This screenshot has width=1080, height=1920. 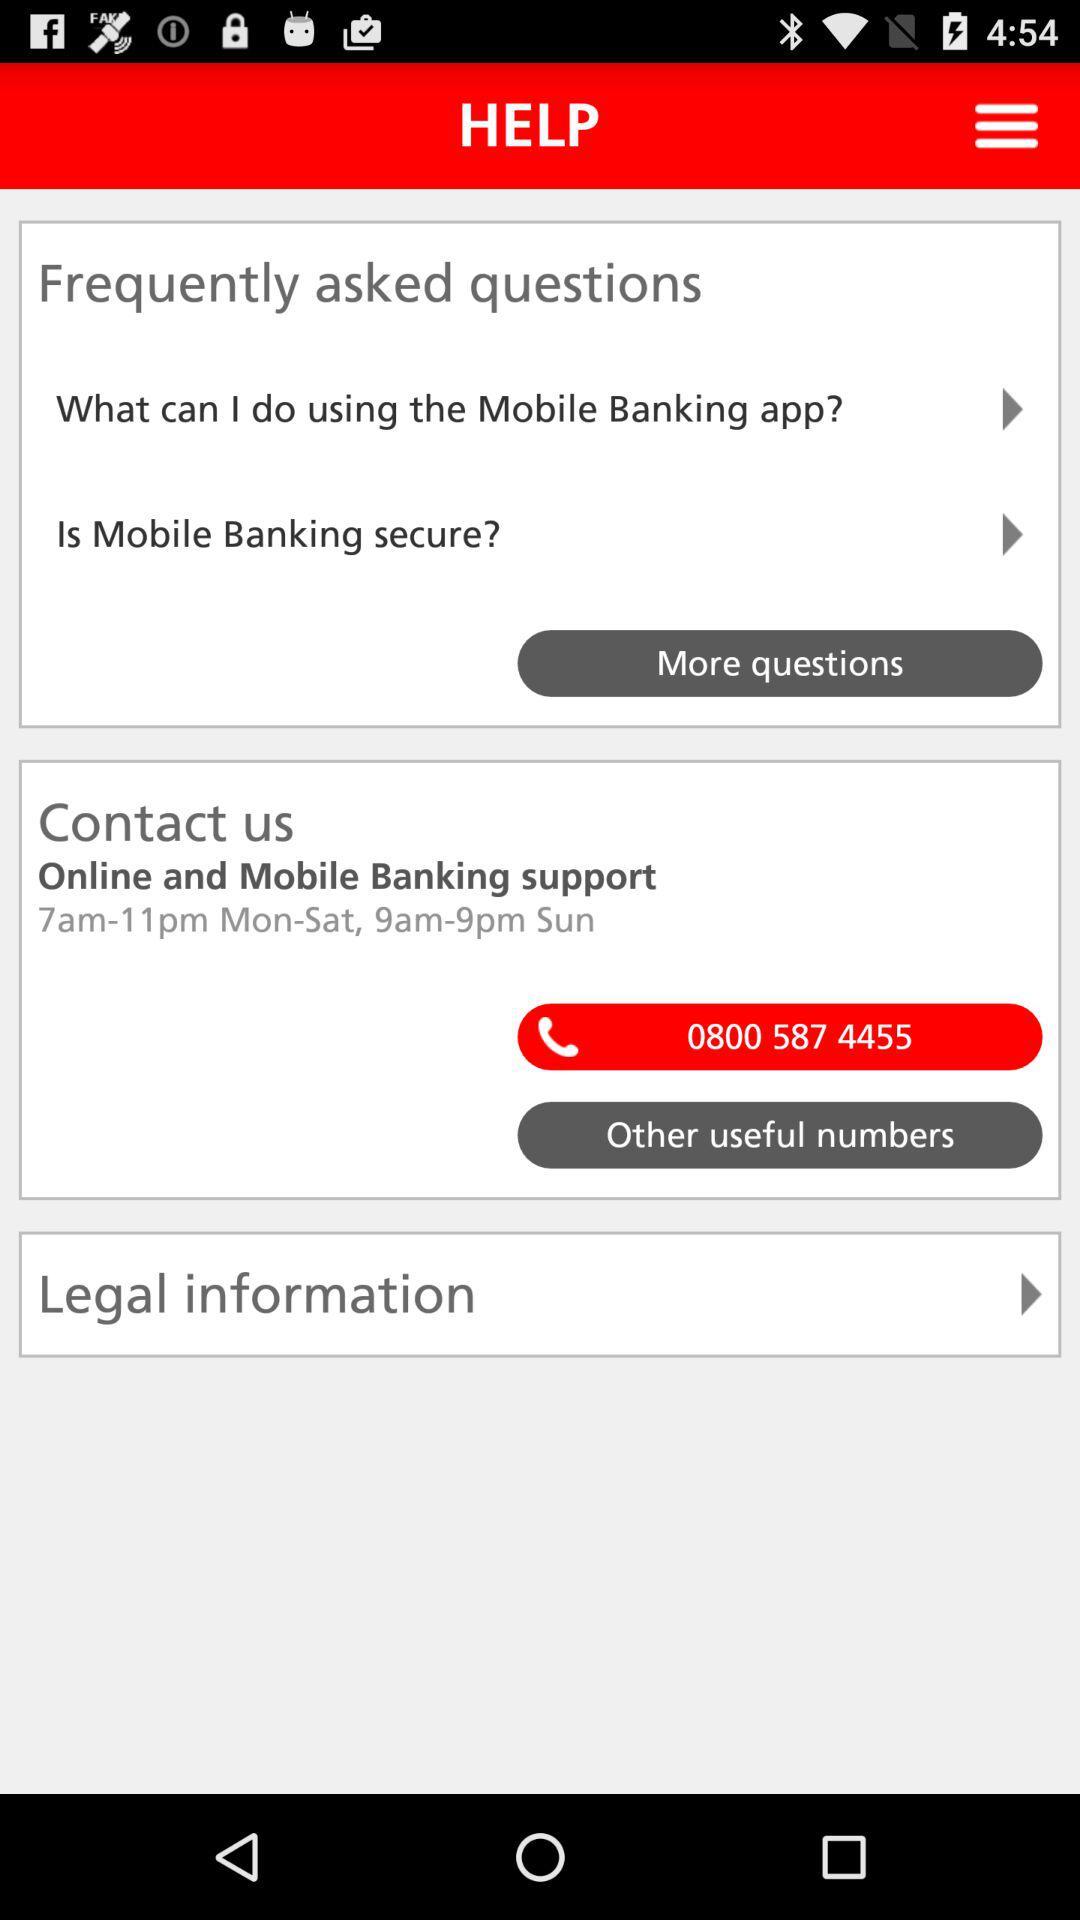 I want to click on the button more questions on the web page, so click(x=779, y=663).